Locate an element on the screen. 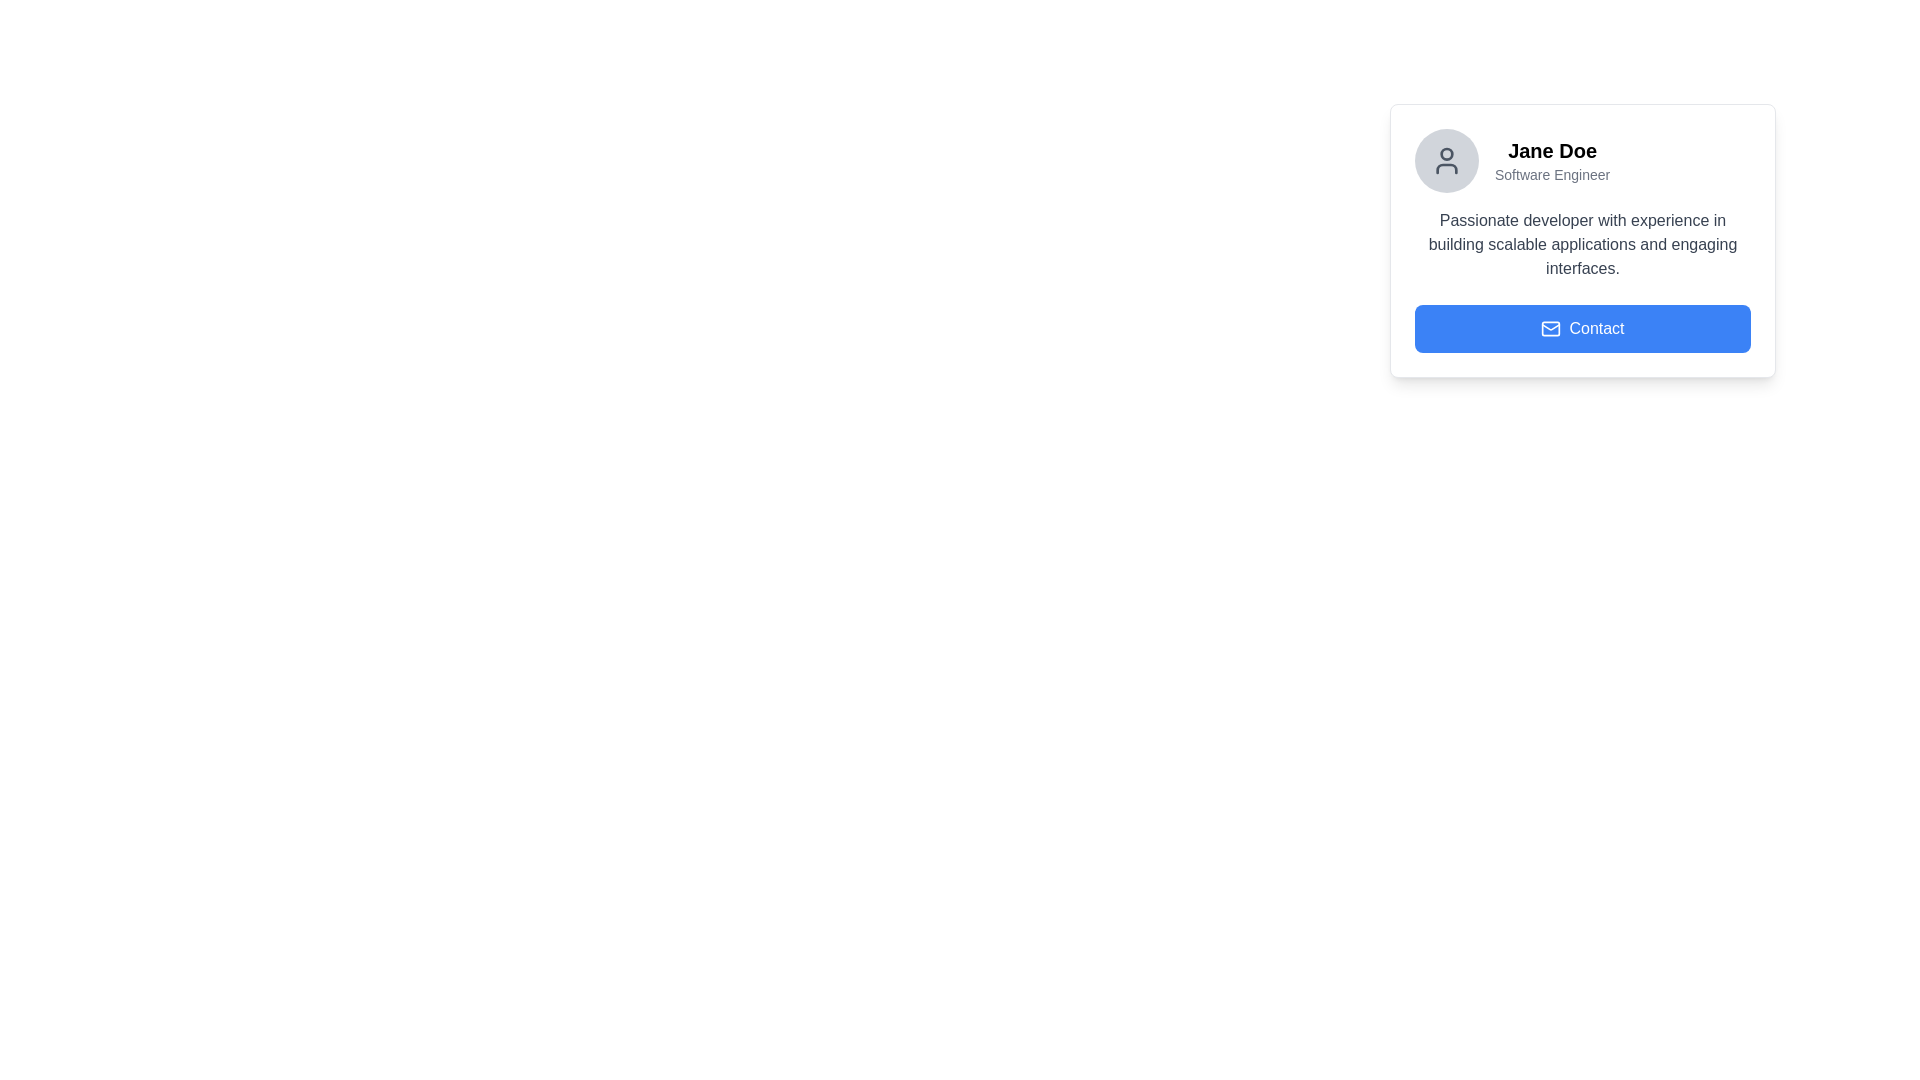 The height and width of the screenshot is (1080, 1920). the curved-bottom shape of the person icon within the user profile card, which is styled in gray and positioned beneath the head circle in the SVG graphic is located at coordinates (1446, 168).